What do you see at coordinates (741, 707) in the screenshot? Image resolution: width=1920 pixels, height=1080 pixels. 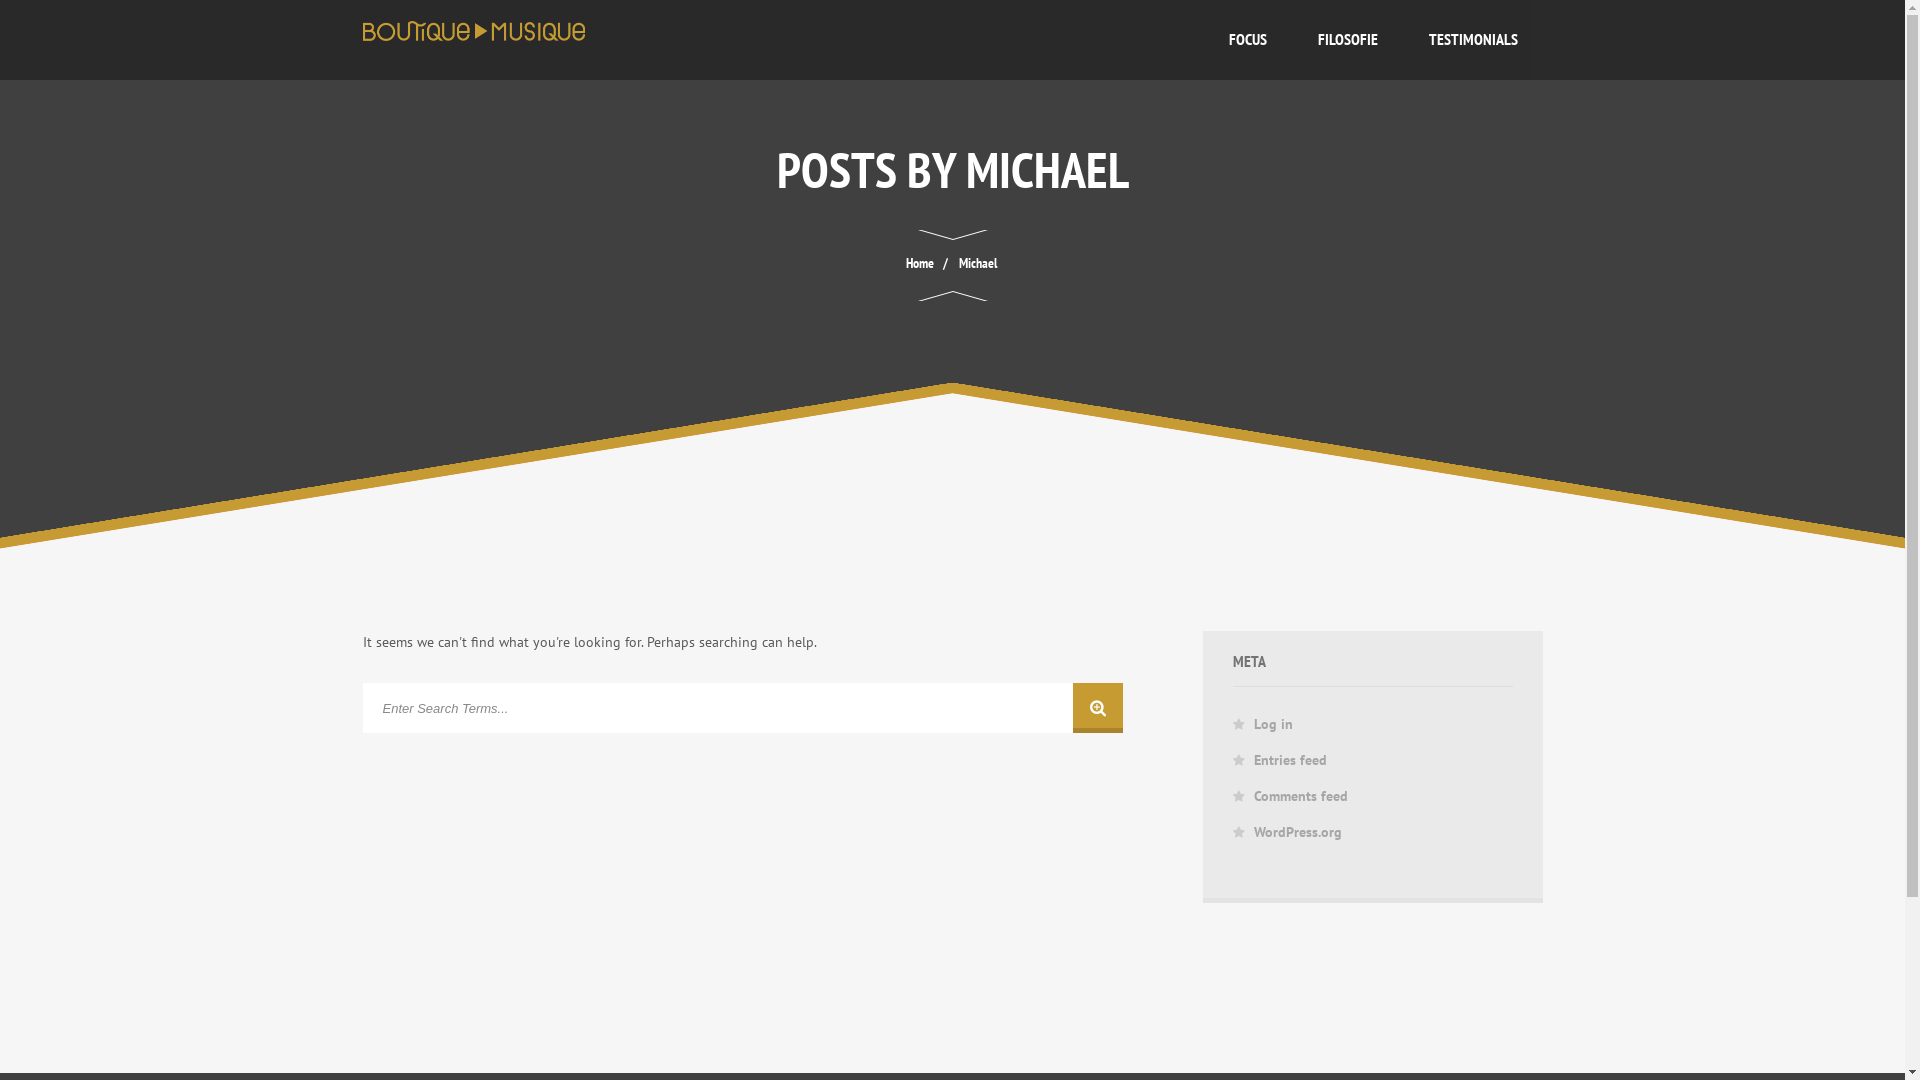 I see `'Search'` at bounding box center [741, 707].